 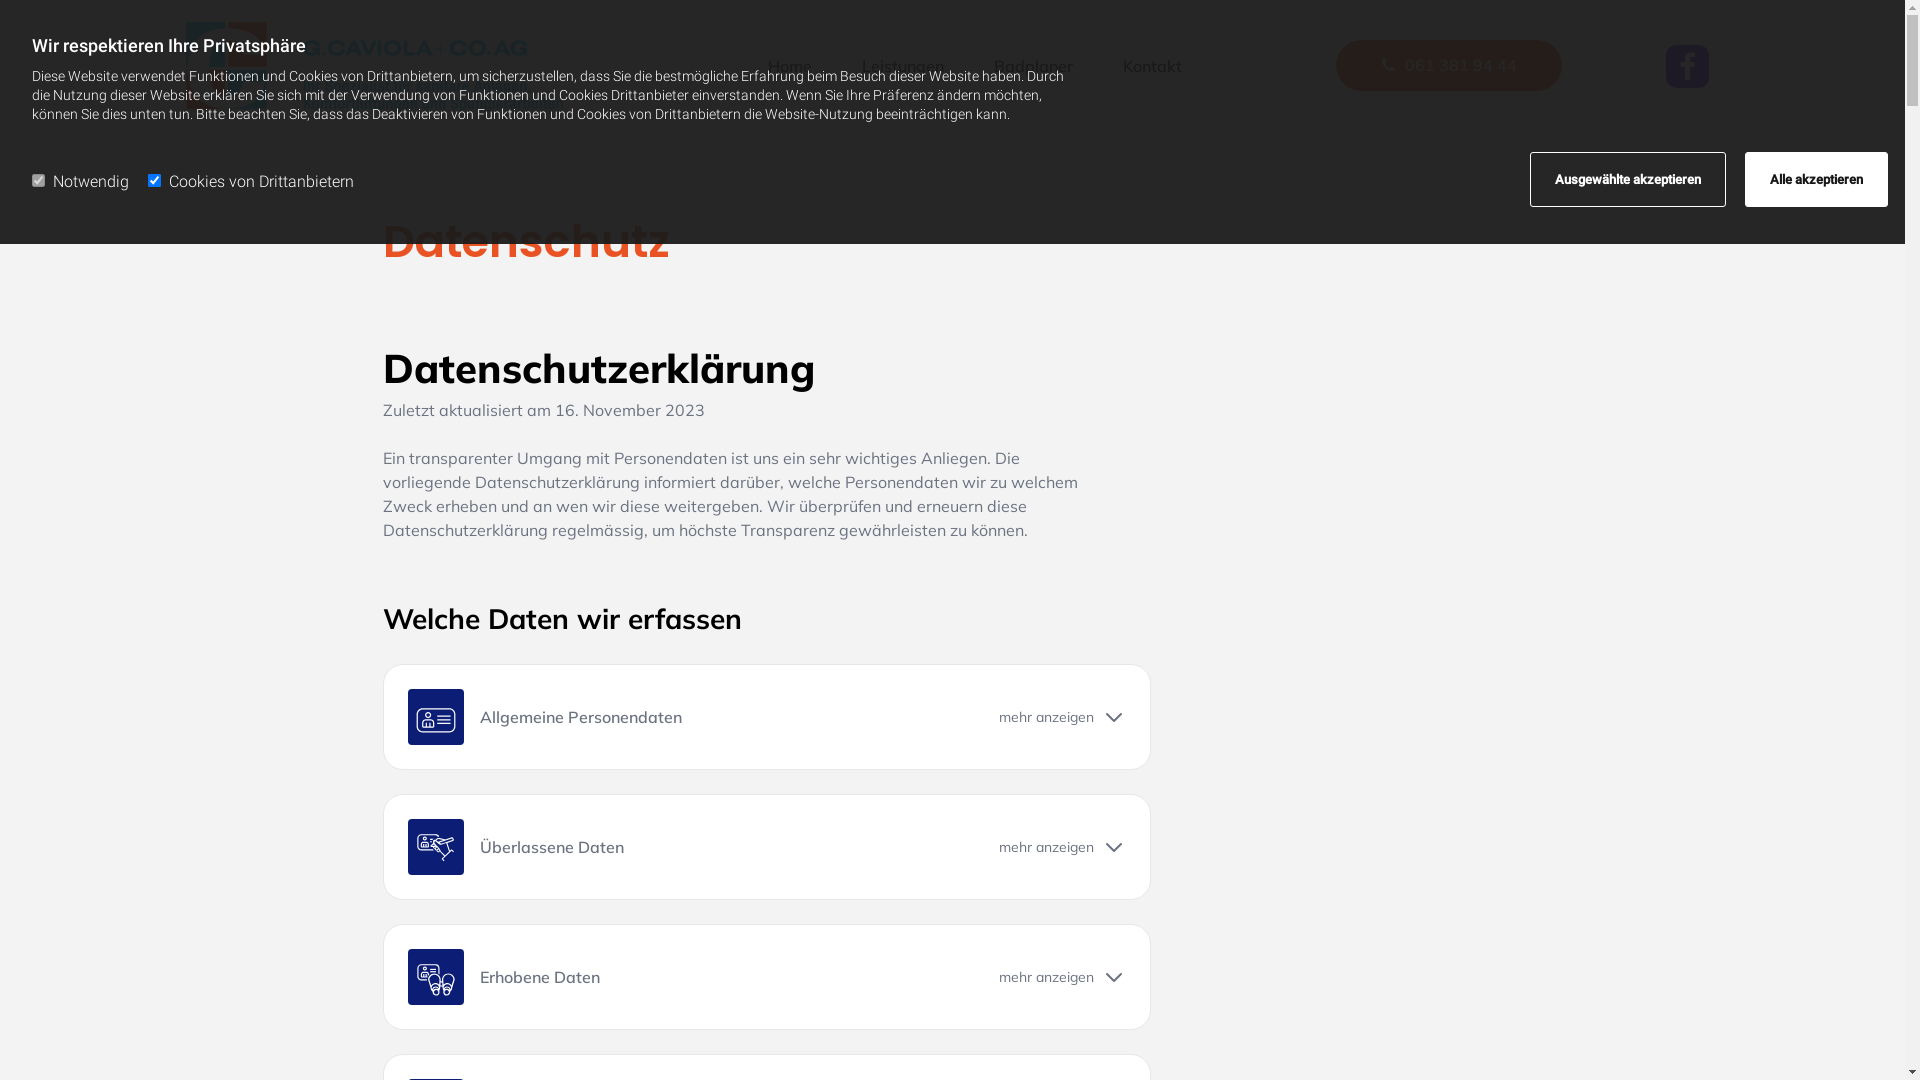 I want to click on '061 381 94 44', so click(x=1449, y=64).